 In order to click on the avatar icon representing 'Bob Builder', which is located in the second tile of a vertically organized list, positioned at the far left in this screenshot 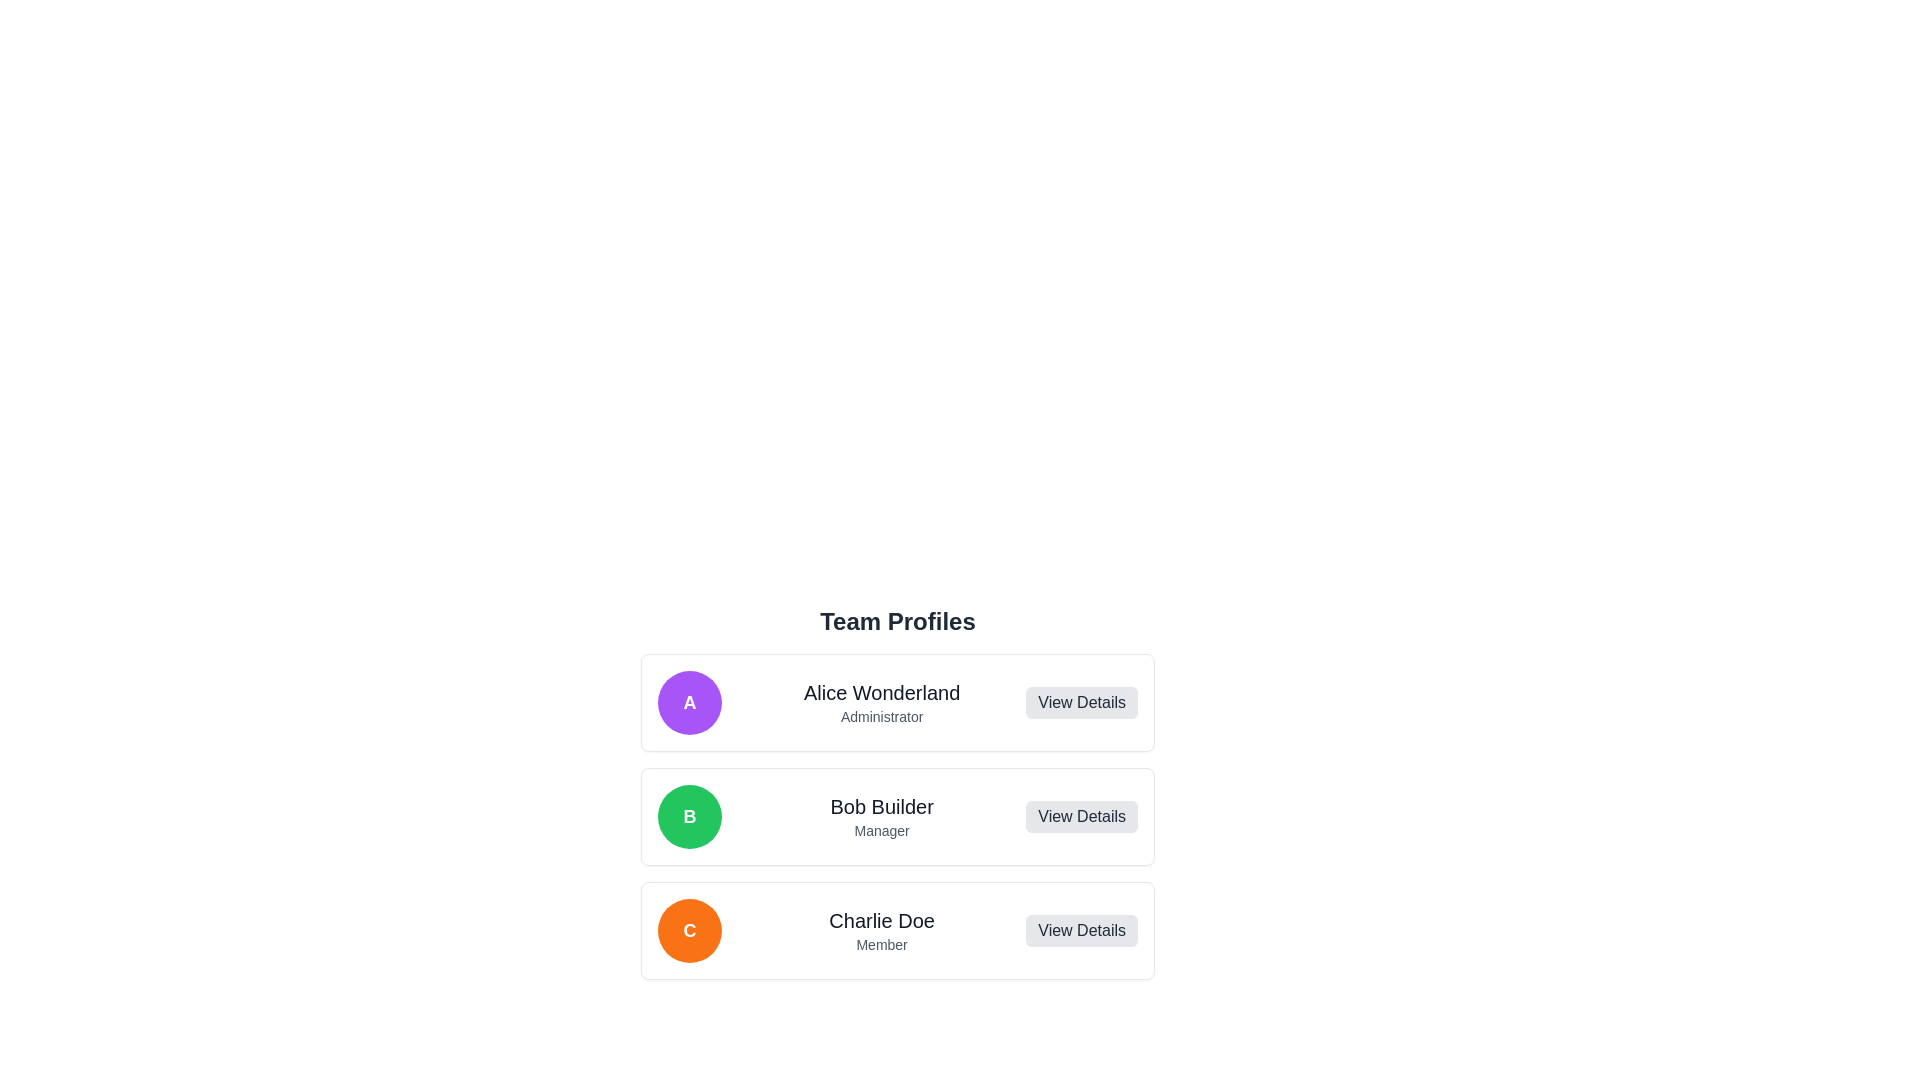, I will do `click(690, 817)`.